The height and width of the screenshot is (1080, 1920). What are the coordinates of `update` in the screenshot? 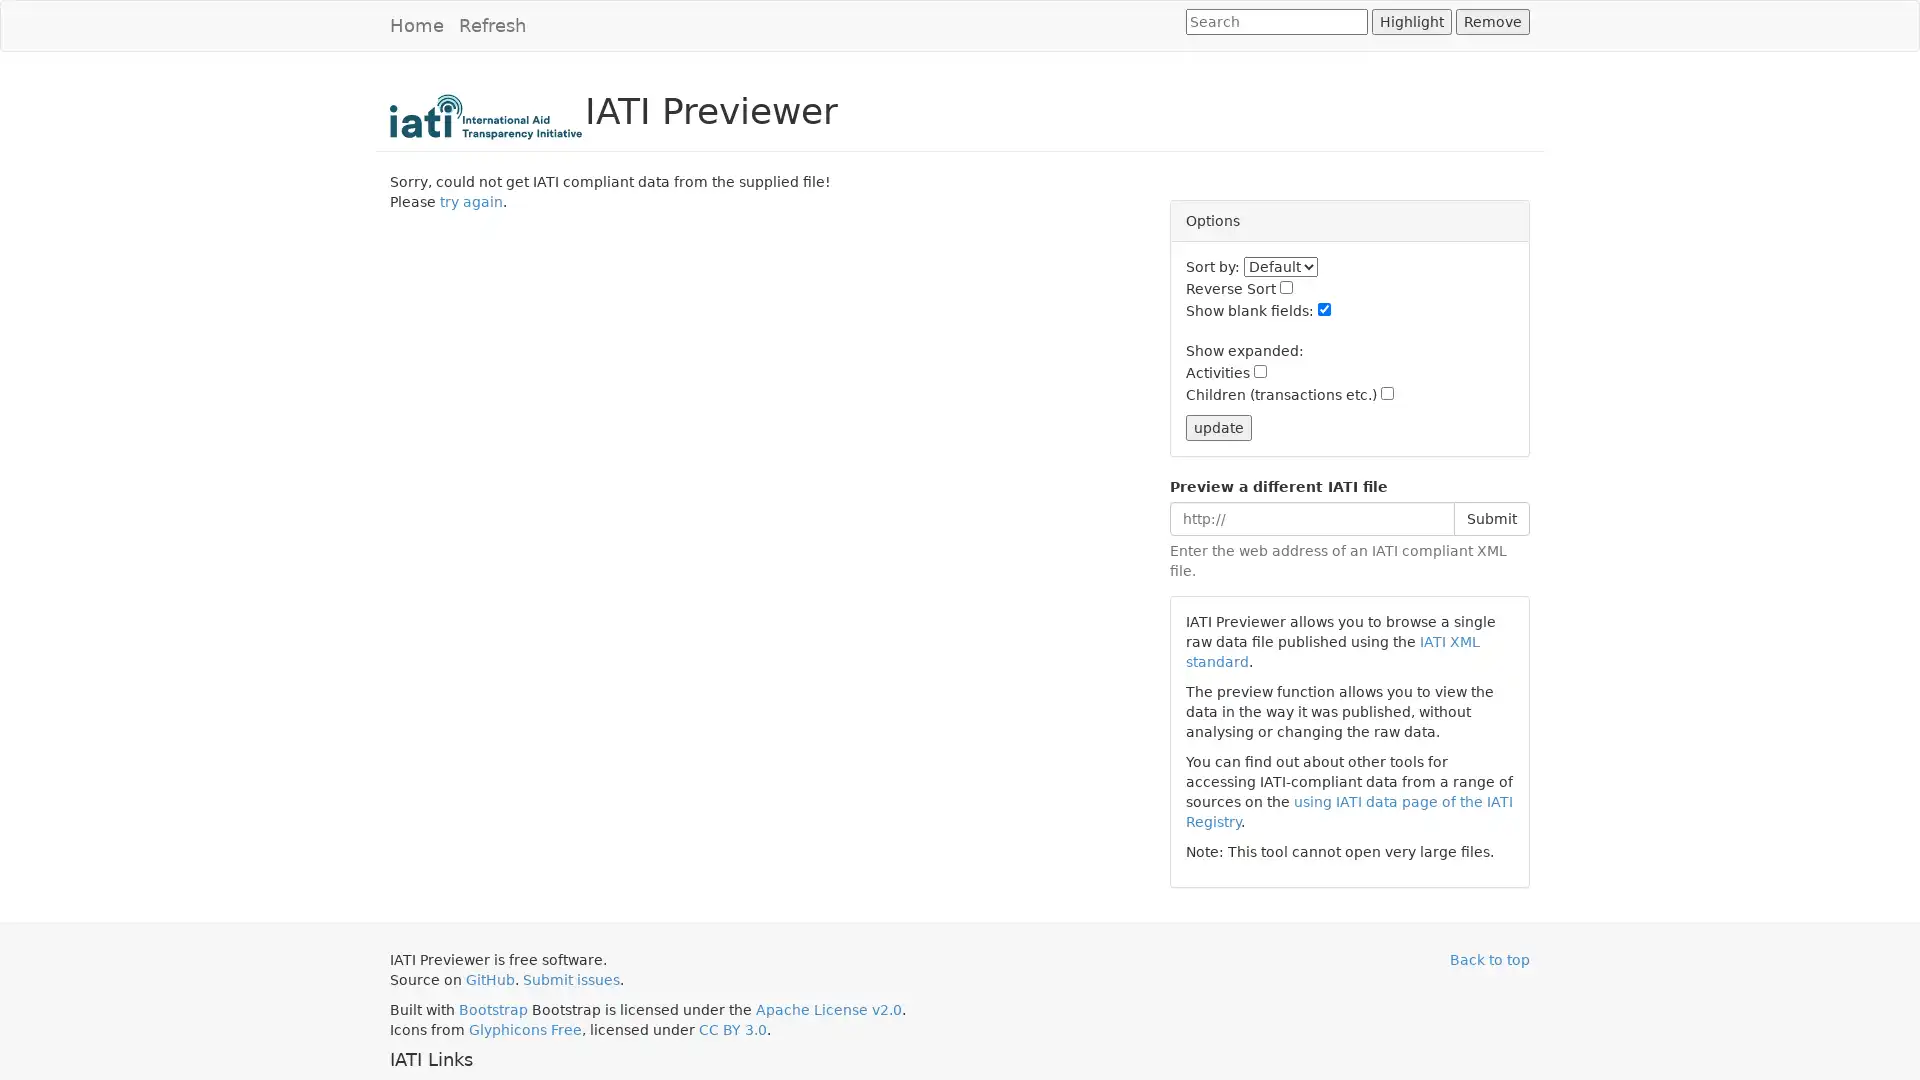 It's located at (1218, 427).